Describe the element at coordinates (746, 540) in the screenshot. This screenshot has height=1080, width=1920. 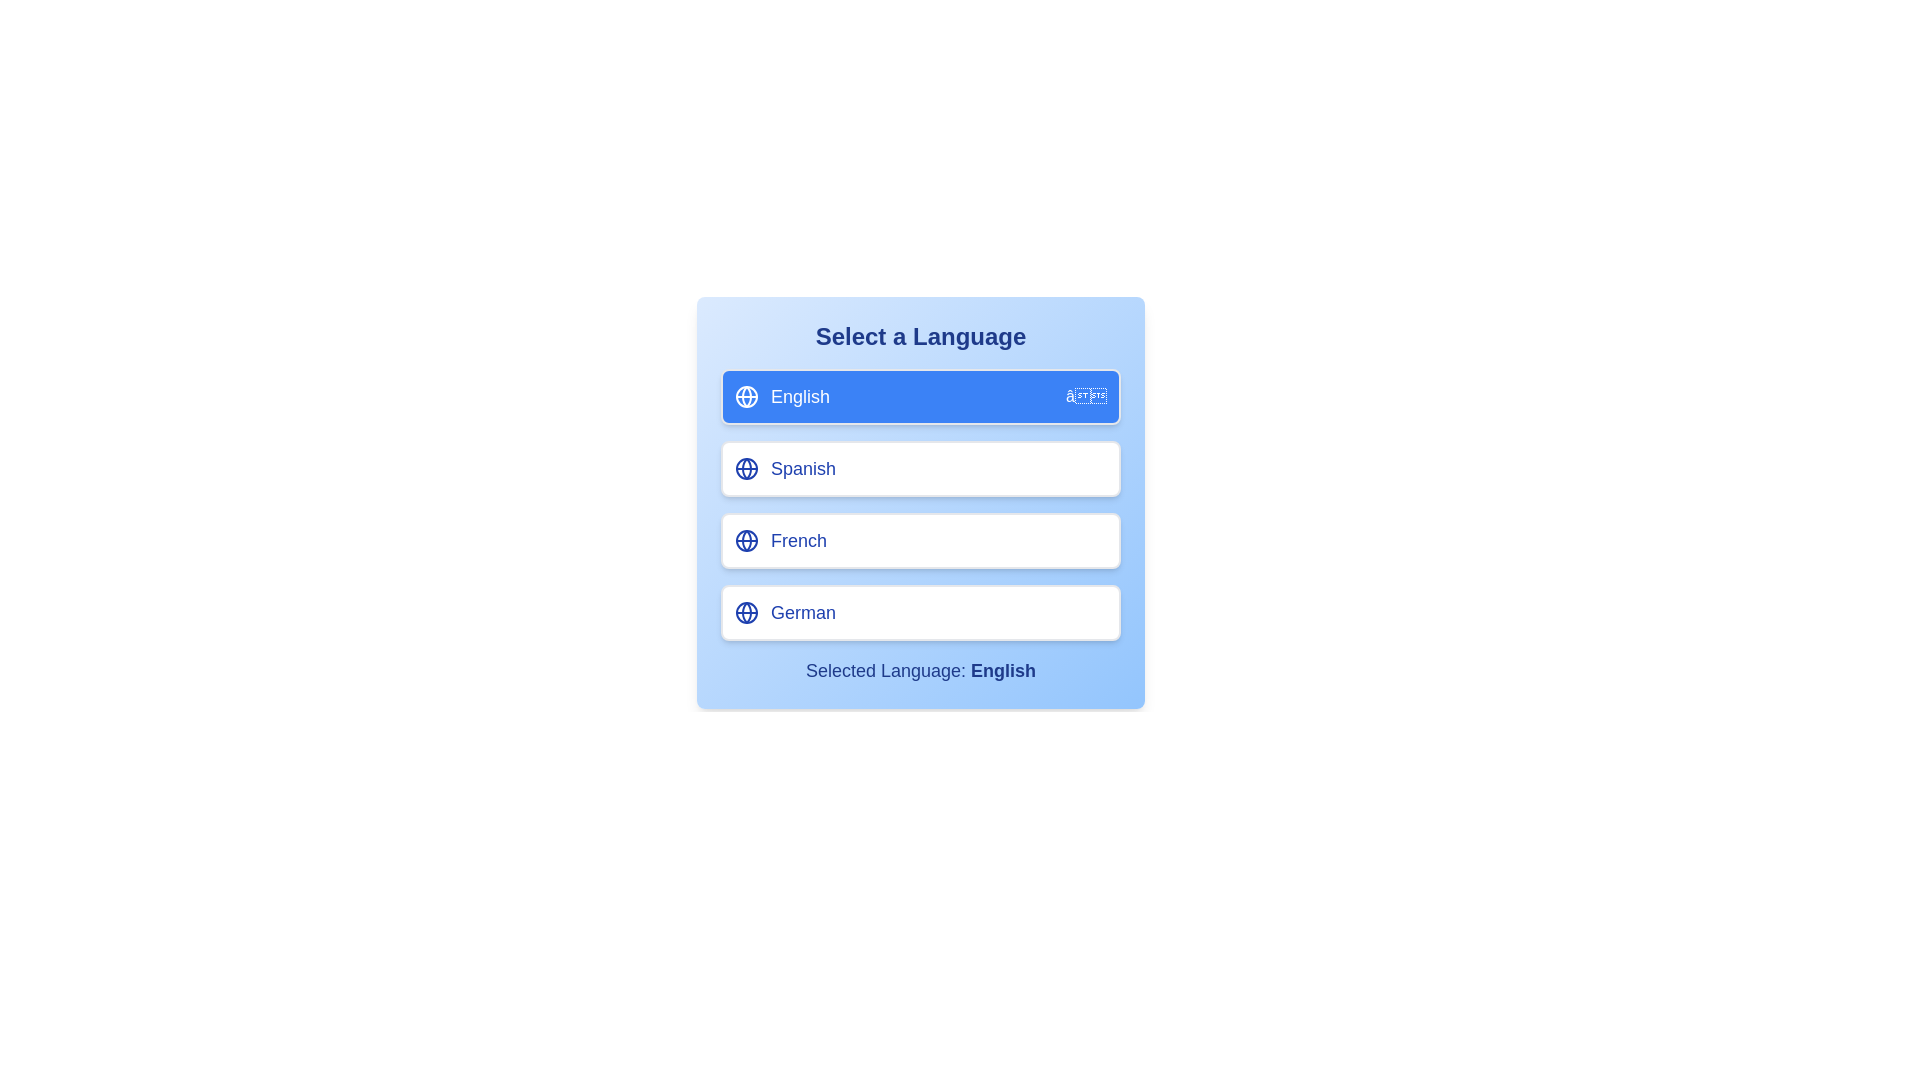
I see `the central blue circular icon representing the globe, which serves as the tab indicator for language selection, located to the left of the 'English' text` at that location.